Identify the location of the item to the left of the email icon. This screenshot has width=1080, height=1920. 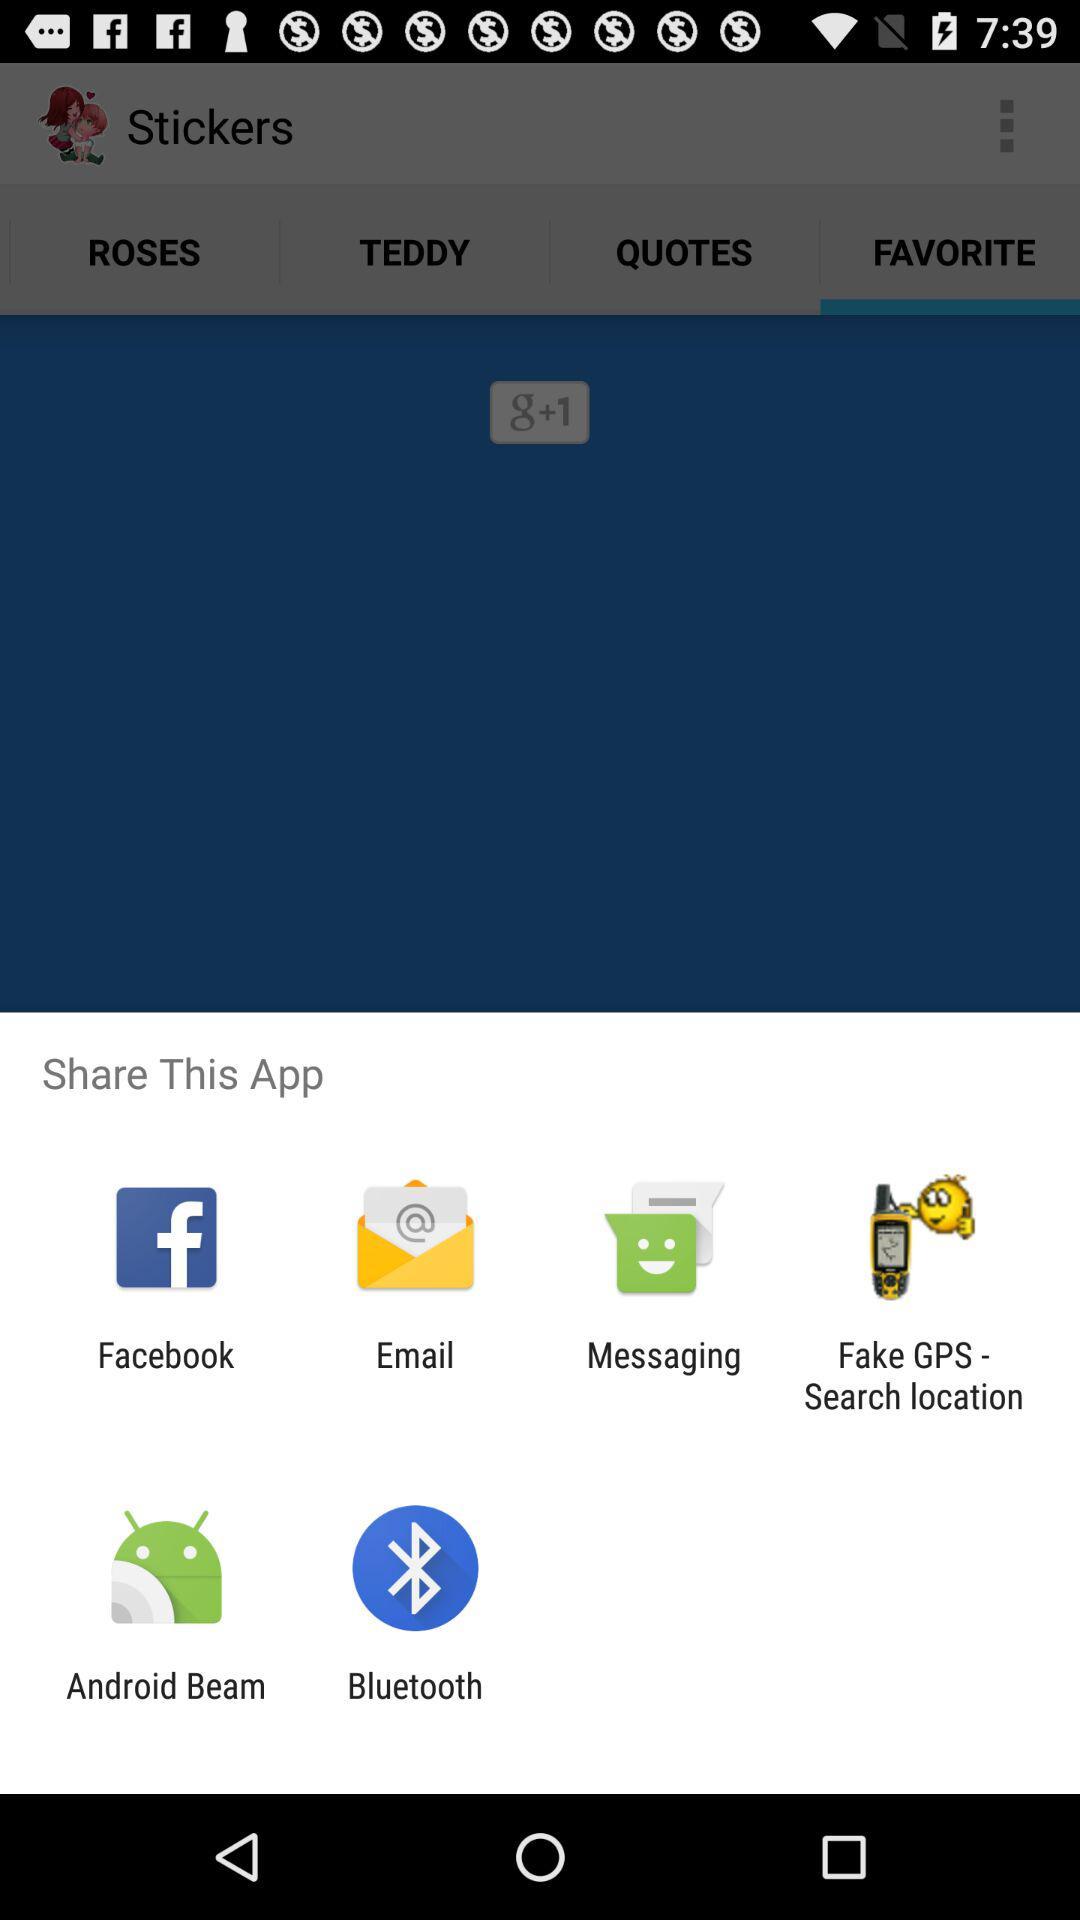
(165, 1374).